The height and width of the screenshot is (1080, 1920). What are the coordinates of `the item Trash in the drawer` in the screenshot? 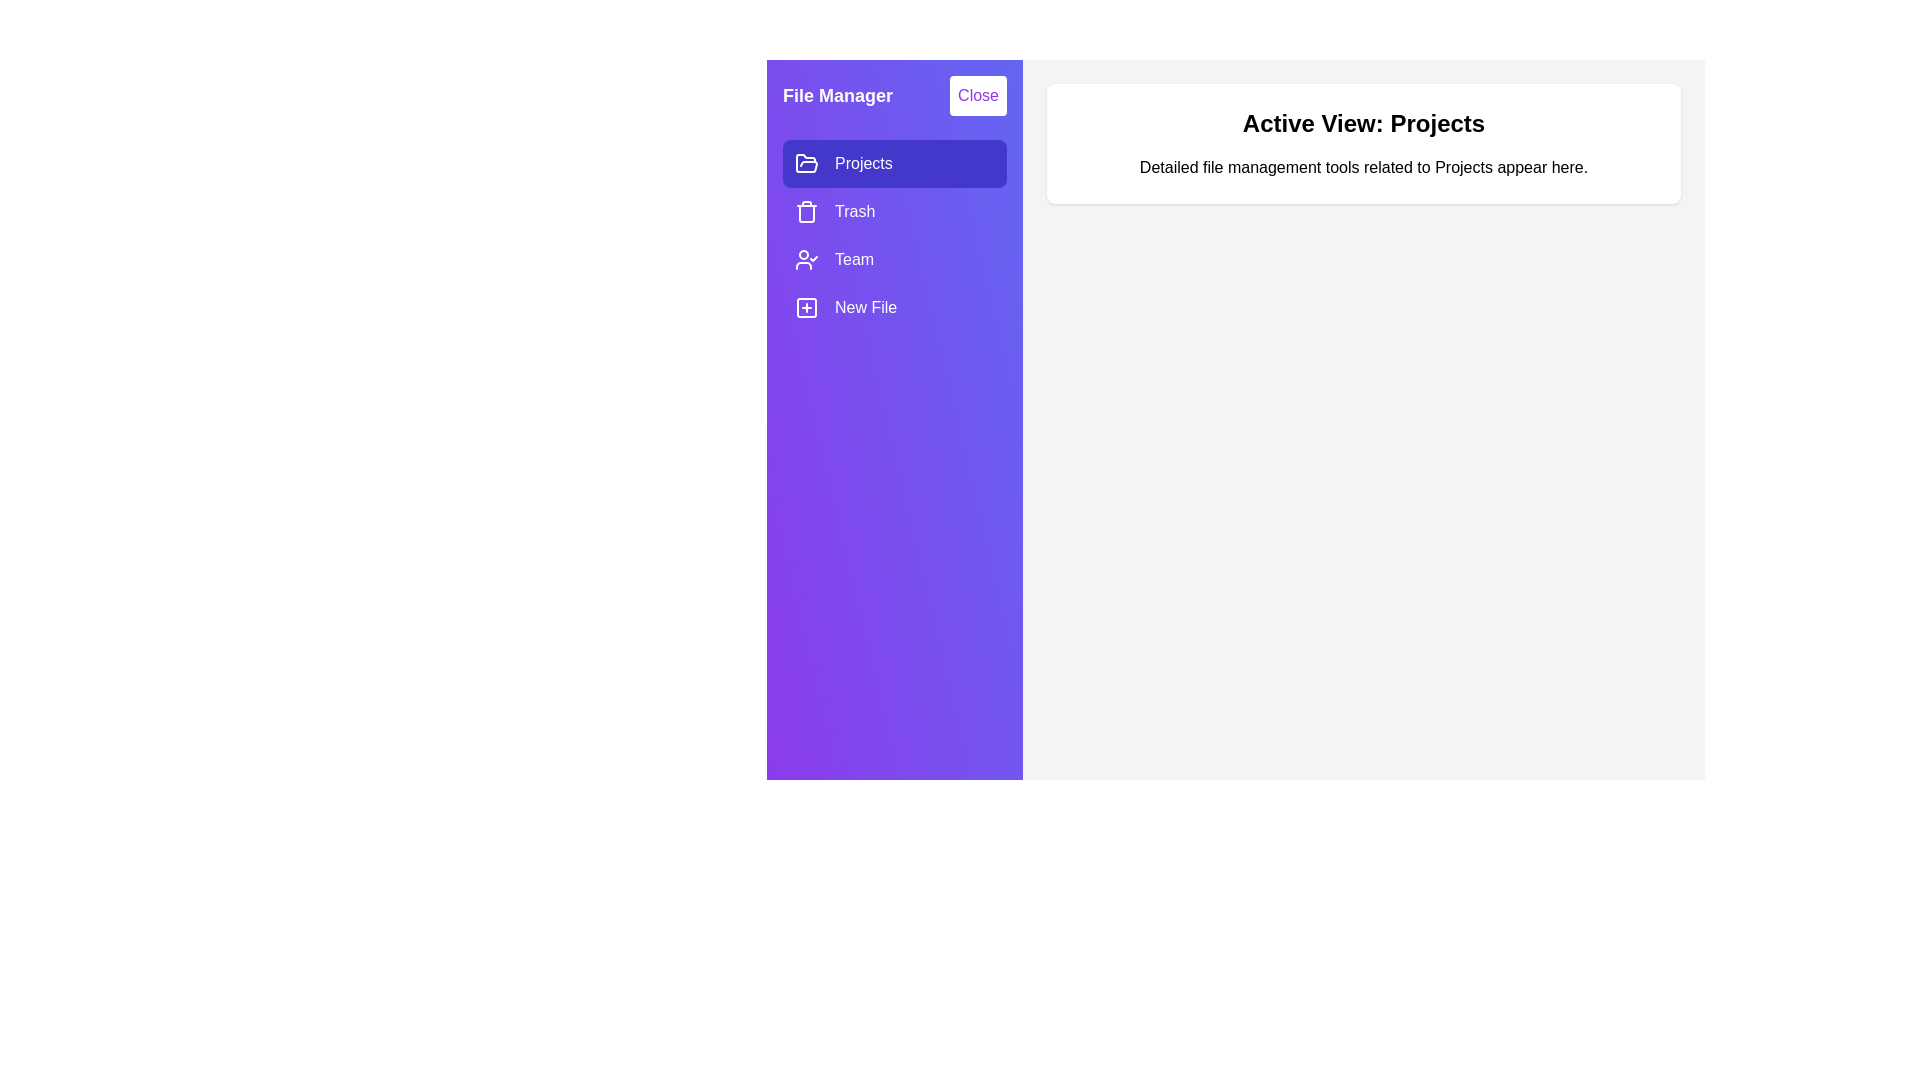 It's located at (893, 212).